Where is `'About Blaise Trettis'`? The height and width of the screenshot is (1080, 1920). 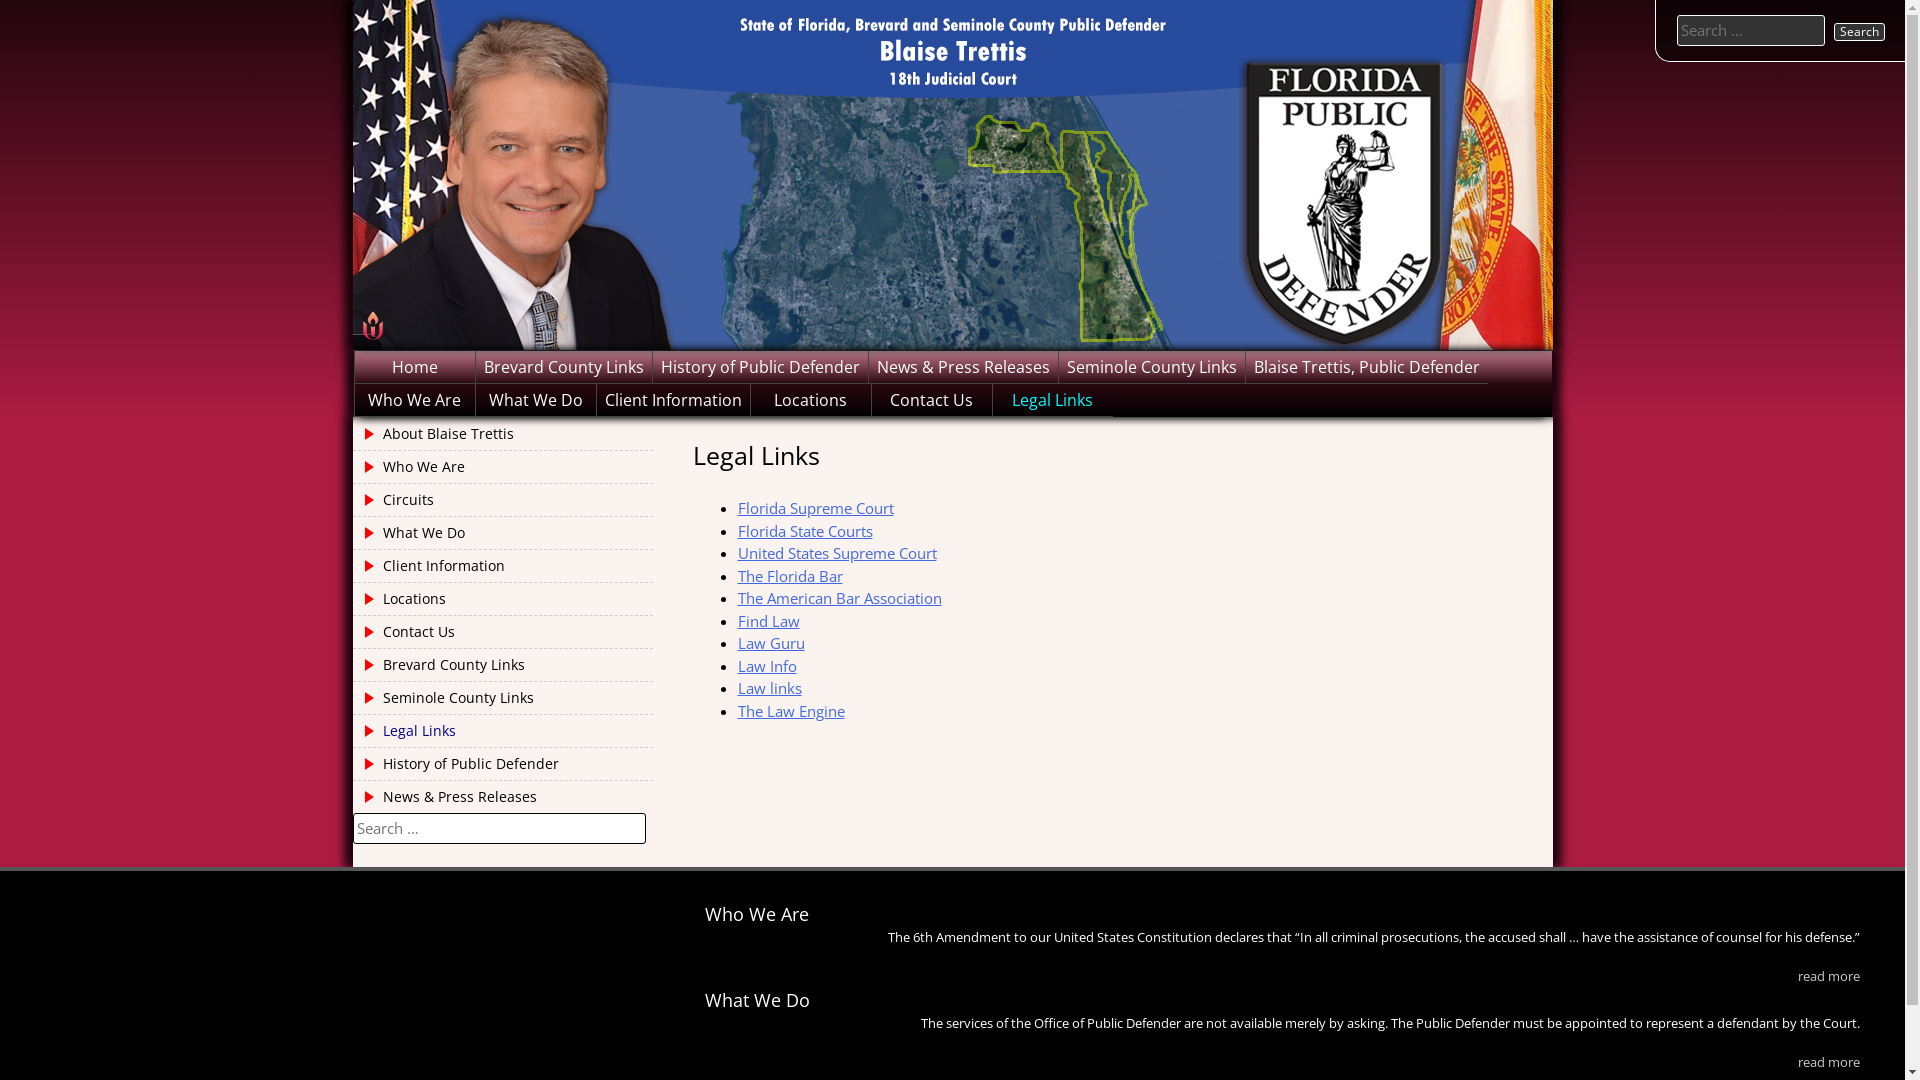
'About Blaise Trettis' is located at coordinates (502, 433).